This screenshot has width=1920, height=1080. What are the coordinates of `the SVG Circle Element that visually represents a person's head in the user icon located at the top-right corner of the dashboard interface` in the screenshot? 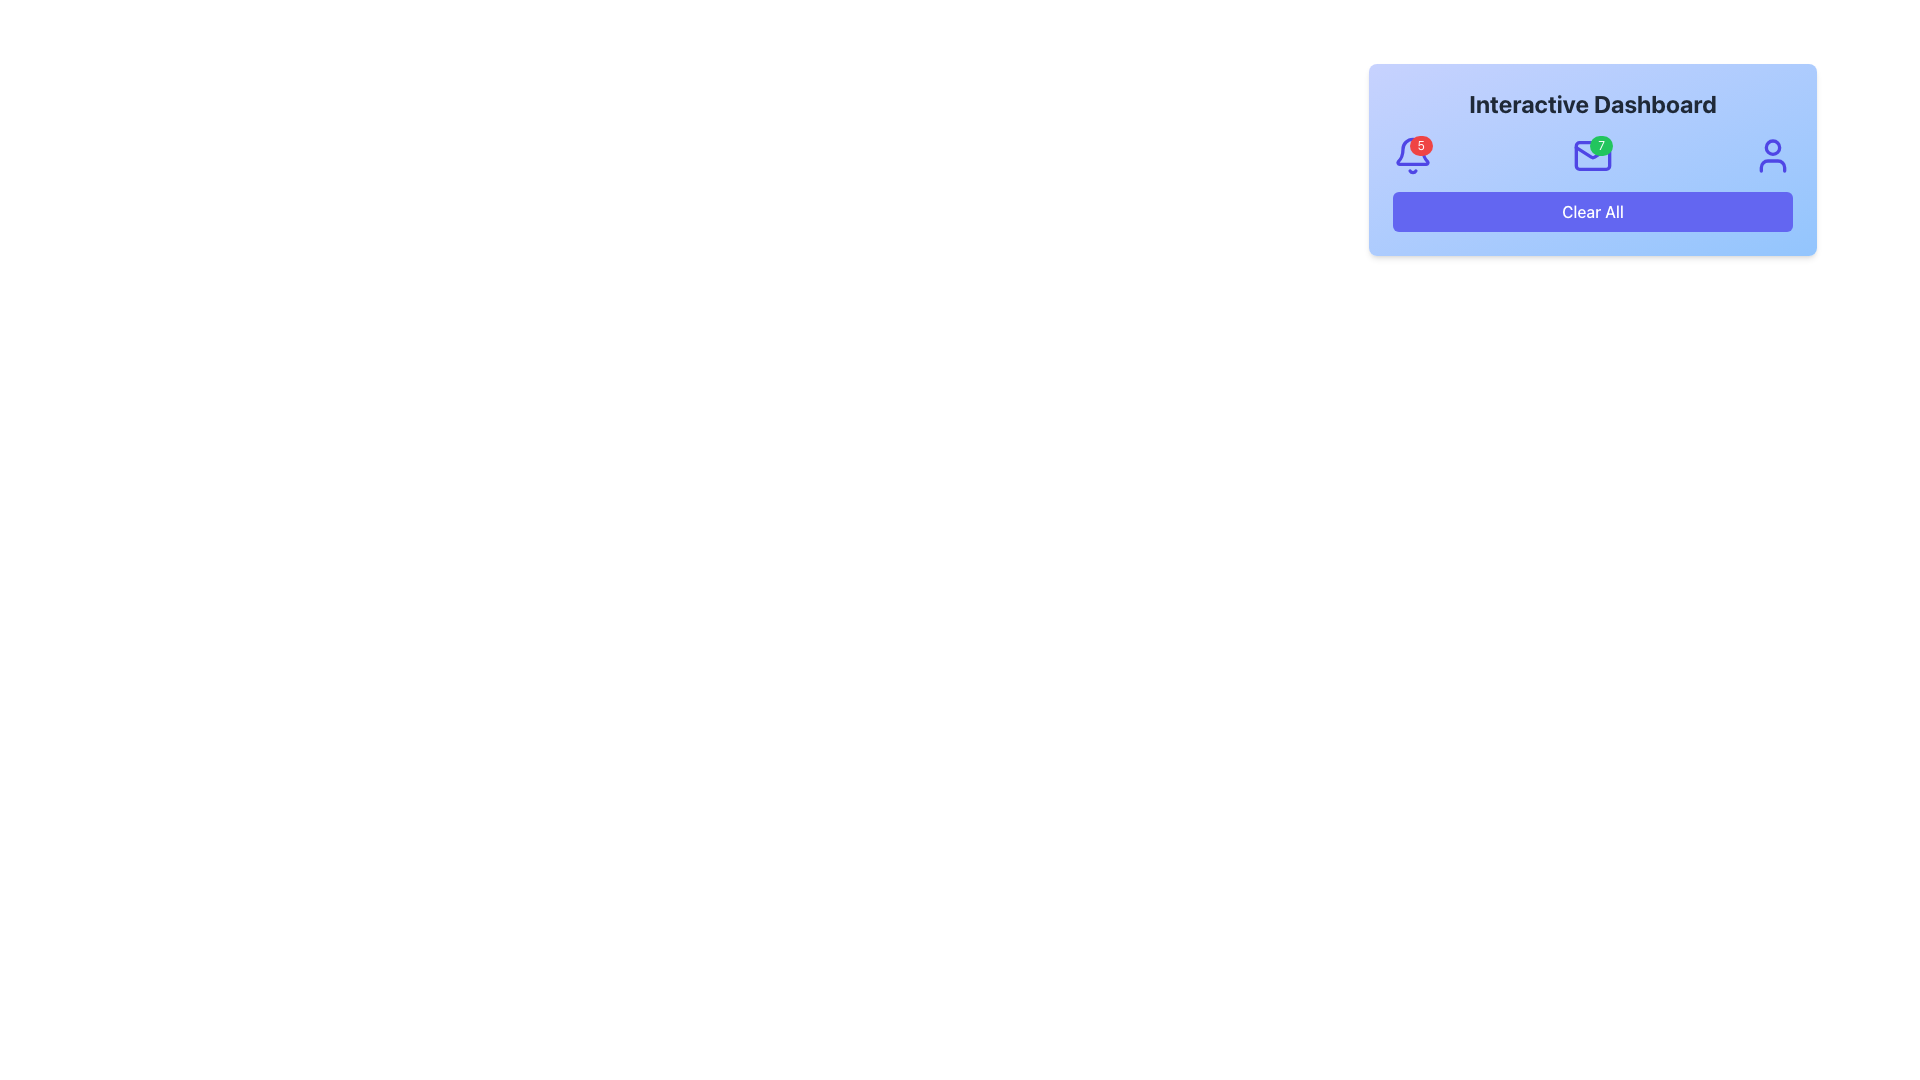 It's located at (1772, 146).